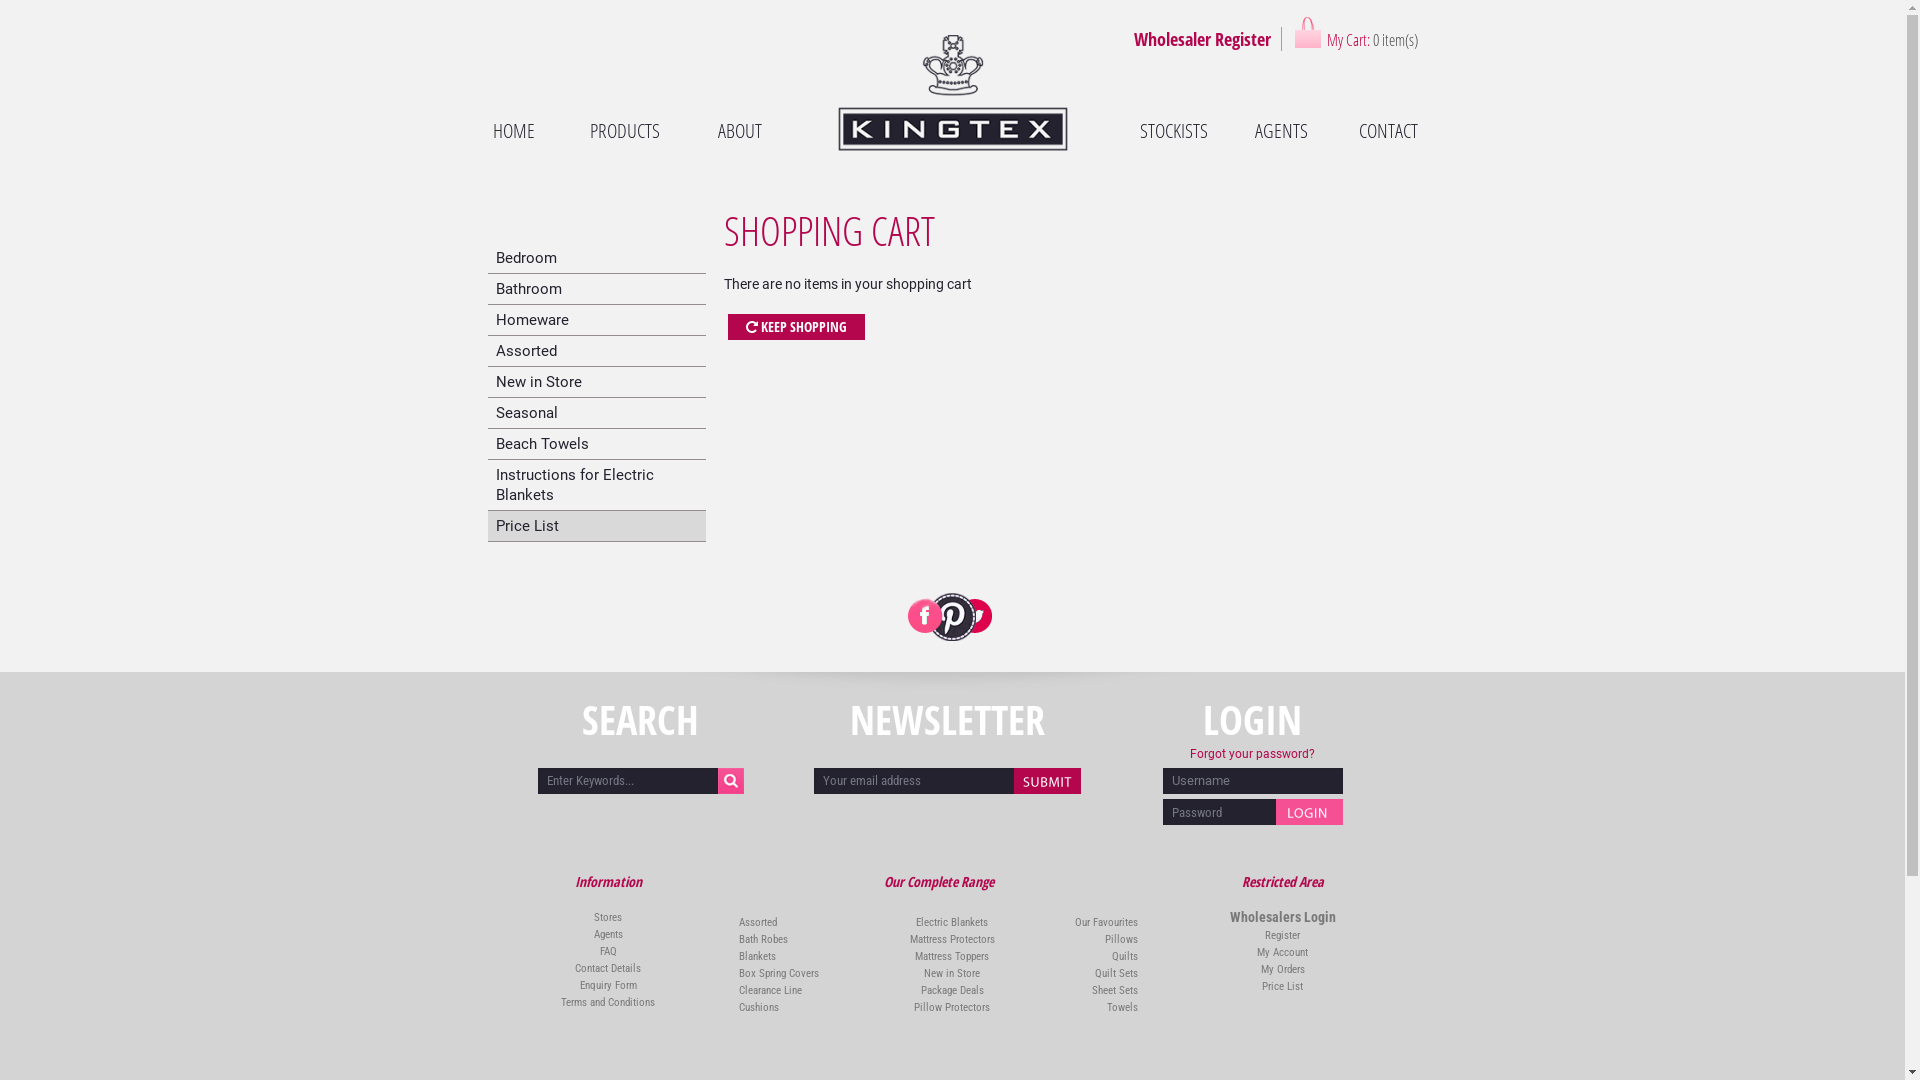 This screenshot has height=1080, width=1920. What do you see at coordinates (560, 1002) in the screenshot?
I see `'Terms and Conditions'` at bounding box center [560, 1002].